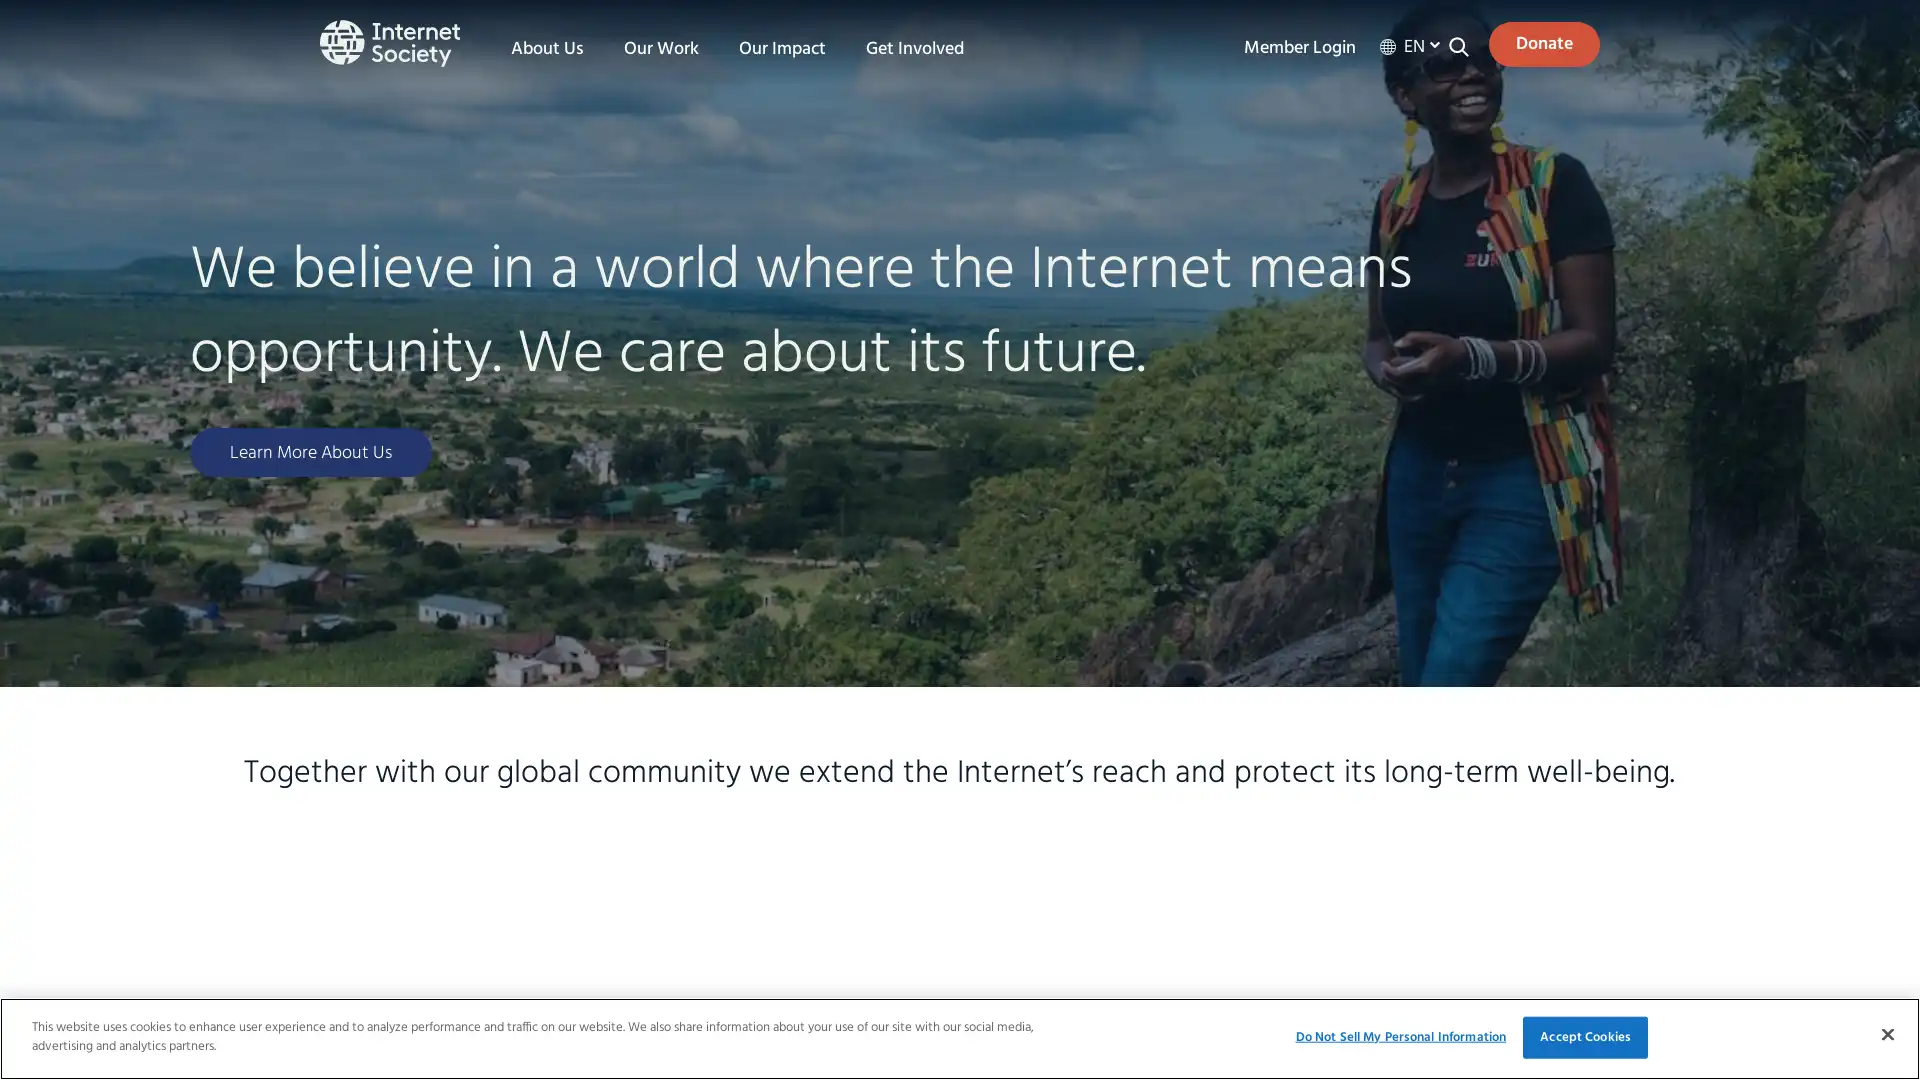 Image resolution: width=1920 pixels, height=1080 pixels. Describe the element at coordinates (1584, 1036) in the screenshot. I see `Accept Cookies` at that location.